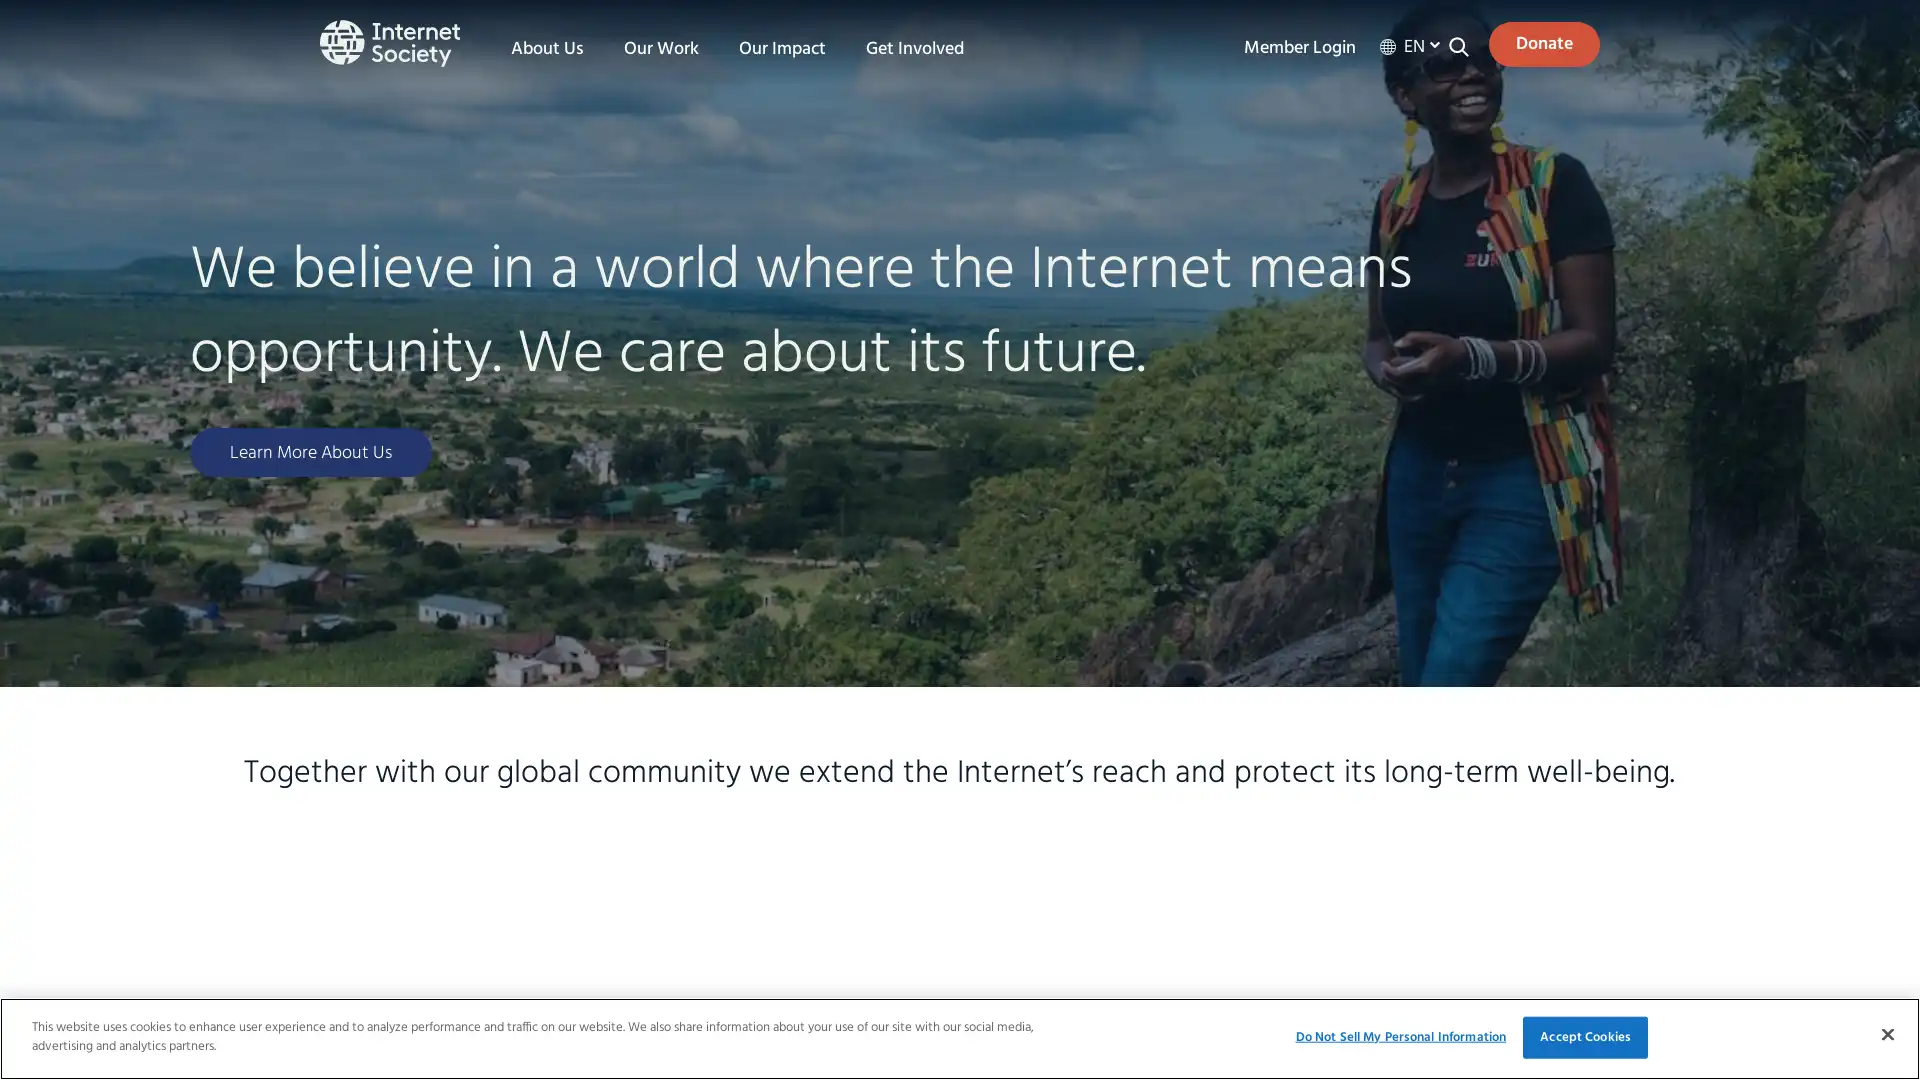 Image resolution: width=1920 pixels, height=1080 pixels. Describe the element at coordinates (1584, 1036) in the screenshot. I see `Accept Cookies` at that location.